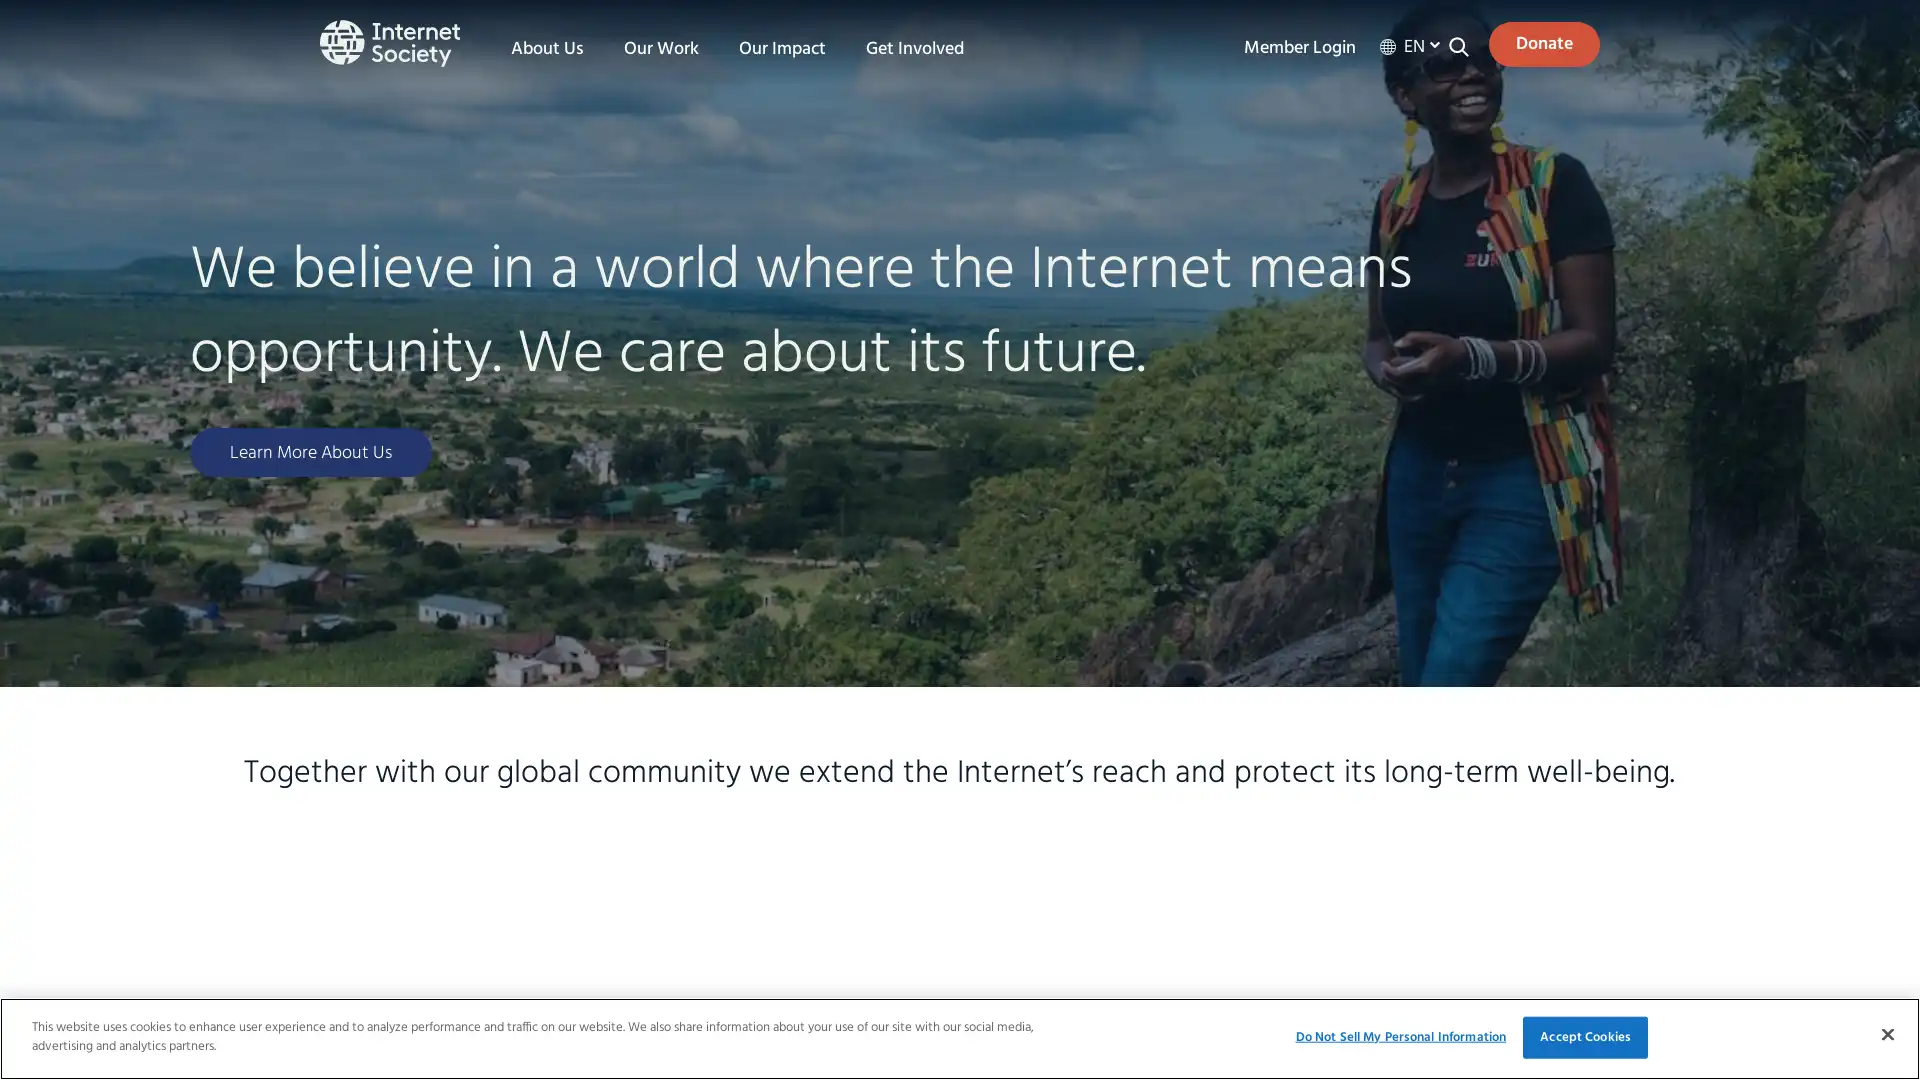 Image resolution: width=1920 pixels, height=1080 pixels. Describe the element at coordinates (1584, 1036) in the screenshot. I see `Accept Cookies` at that location.